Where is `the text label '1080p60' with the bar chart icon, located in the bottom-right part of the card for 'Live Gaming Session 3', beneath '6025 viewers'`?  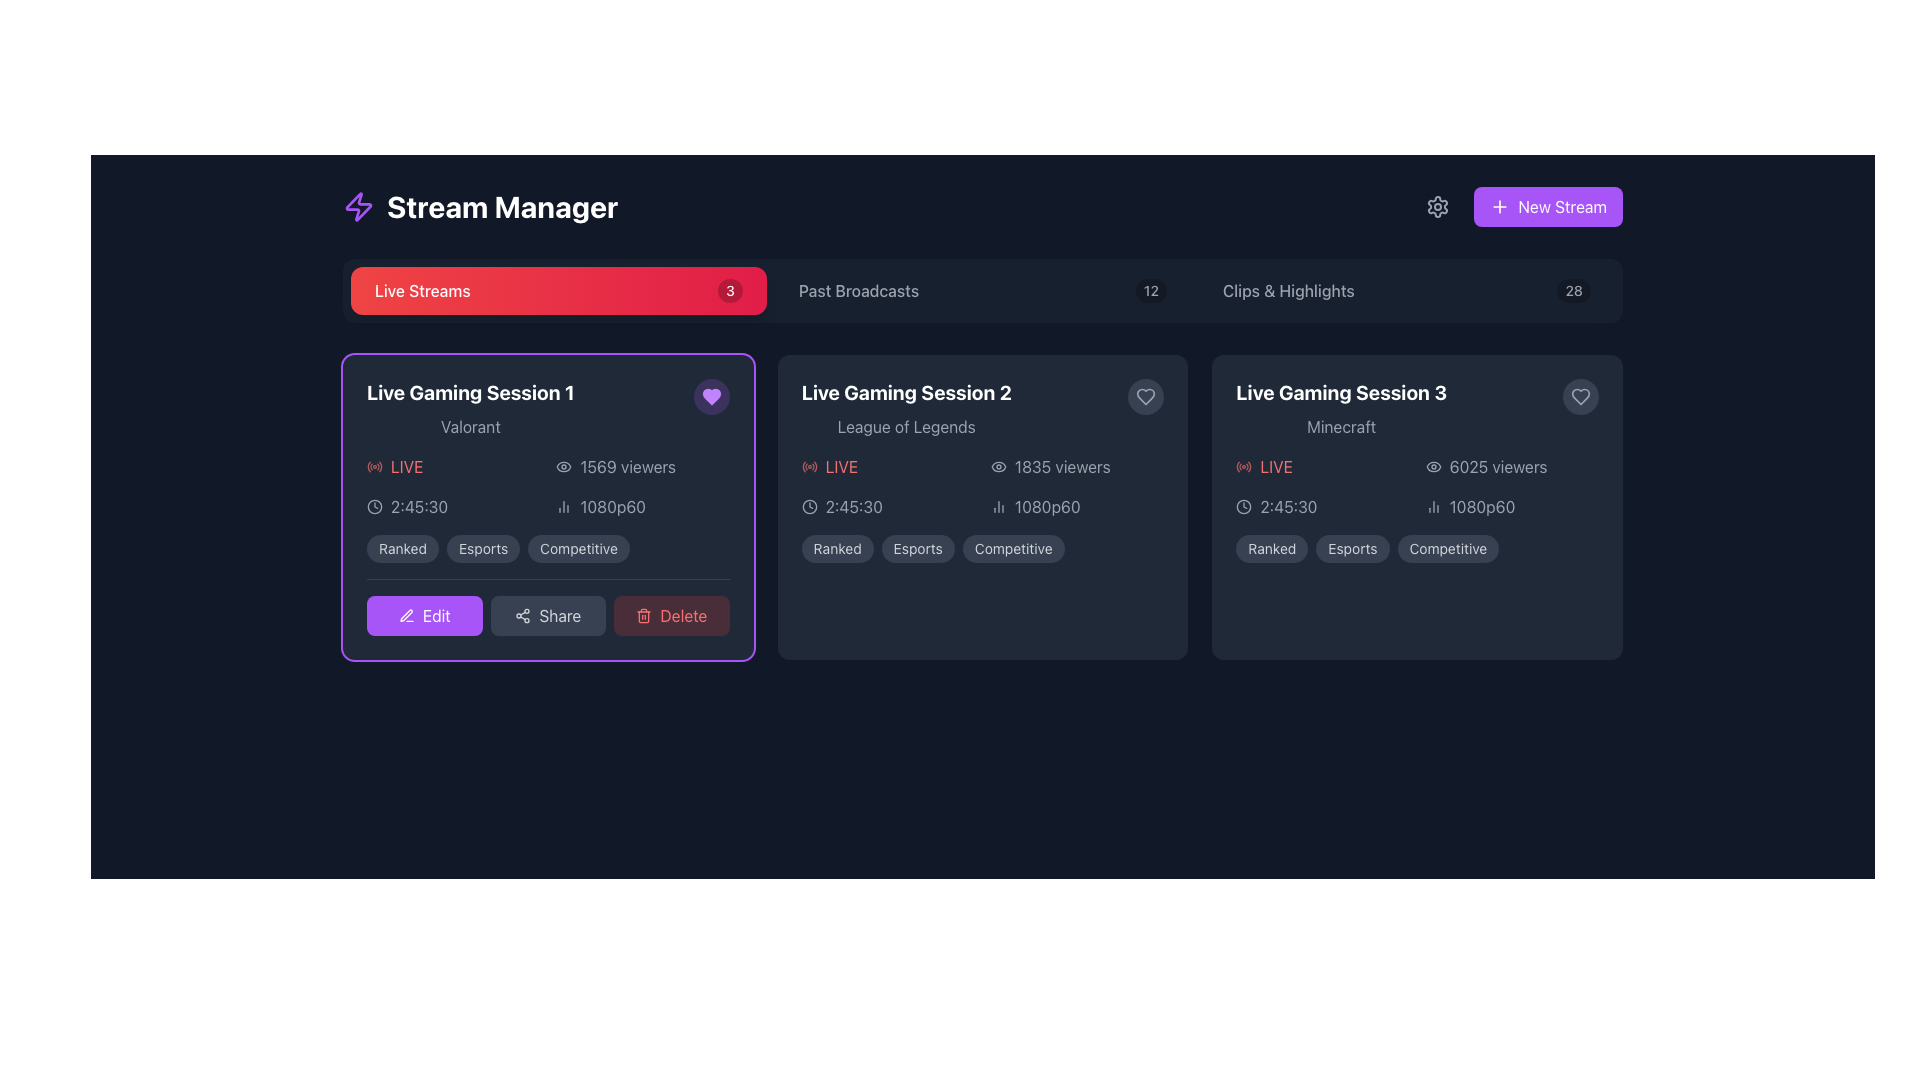
the text label '1080p60' with the bar chart icon, located in the bottom-right part of the card for 'Live Gaming Session 3', beneath '6025 viewers' is located at coordinates (1512, 505).